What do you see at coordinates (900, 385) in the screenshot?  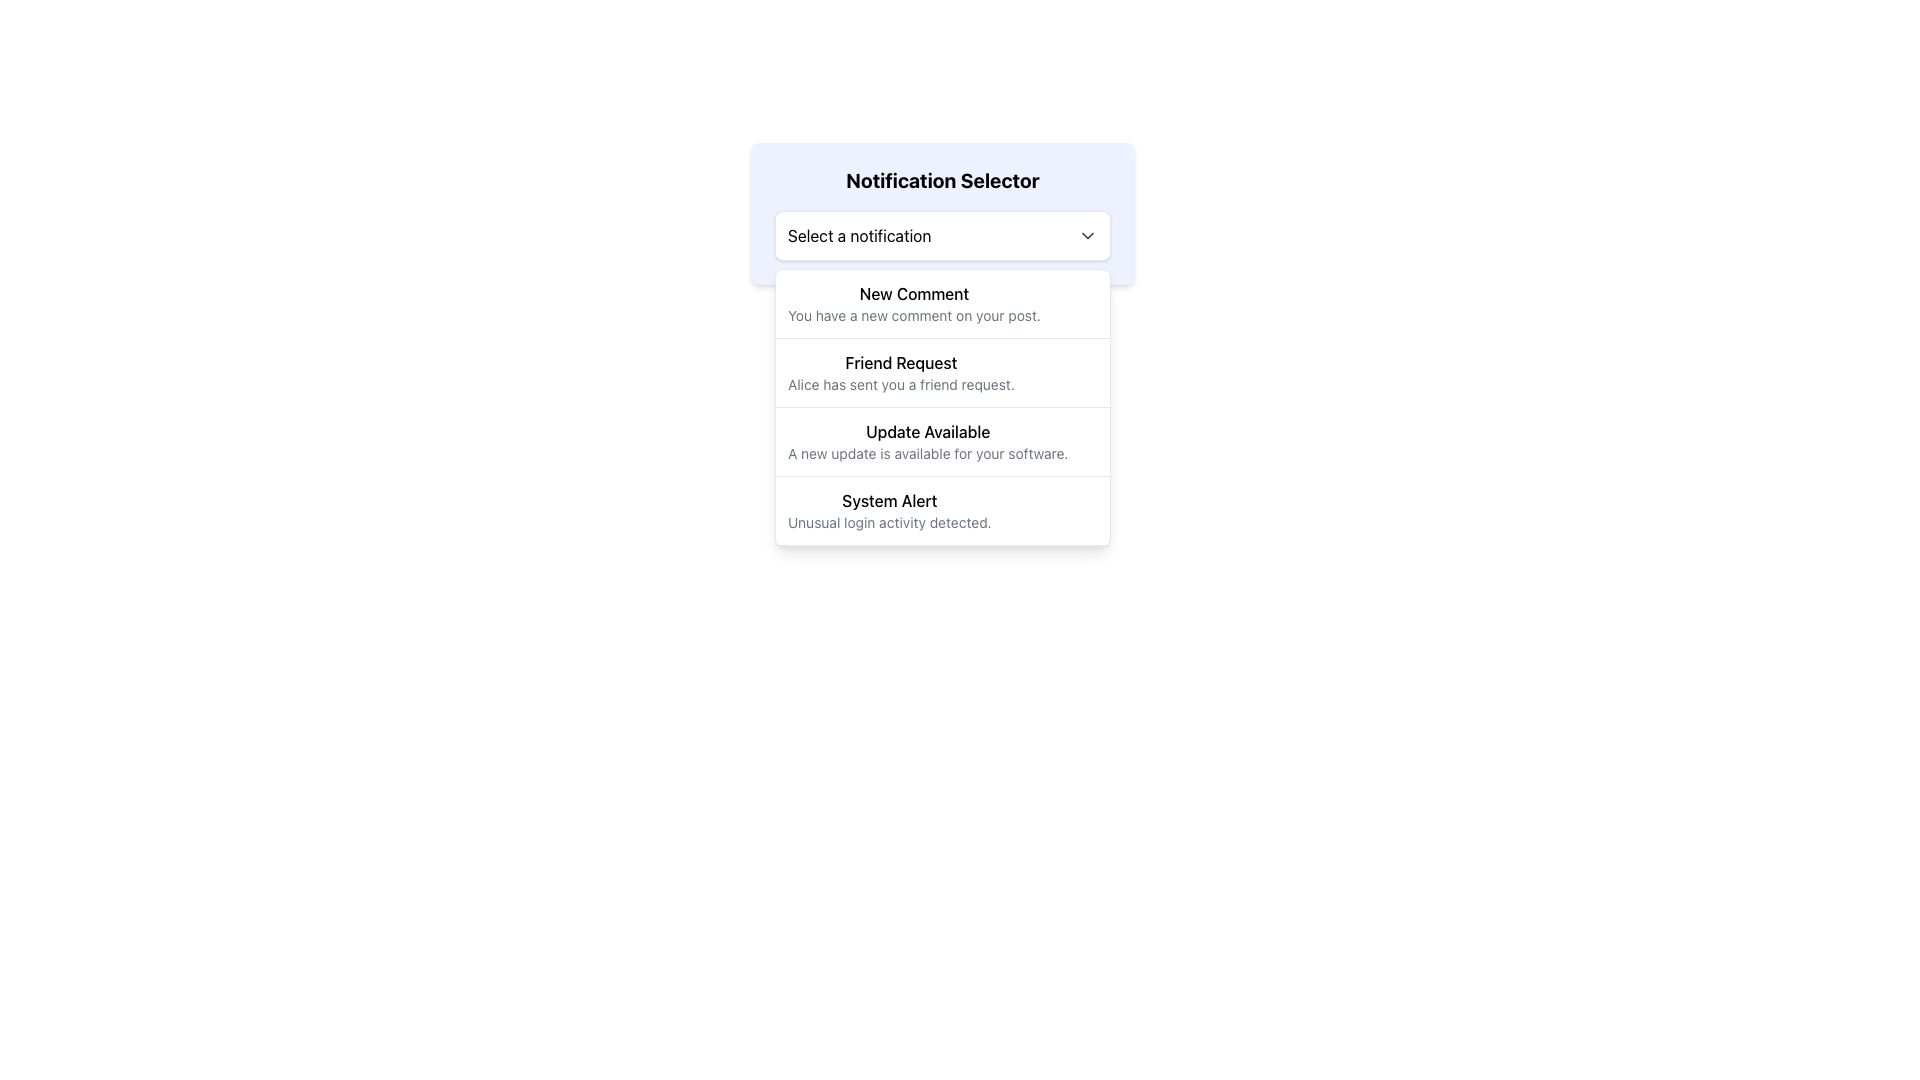 I see `the text element that reads 'Alice has sent you a friend request.' which is located below the 'Friend Request' heading in the dropdown menu` at bounding box center [900, 385].